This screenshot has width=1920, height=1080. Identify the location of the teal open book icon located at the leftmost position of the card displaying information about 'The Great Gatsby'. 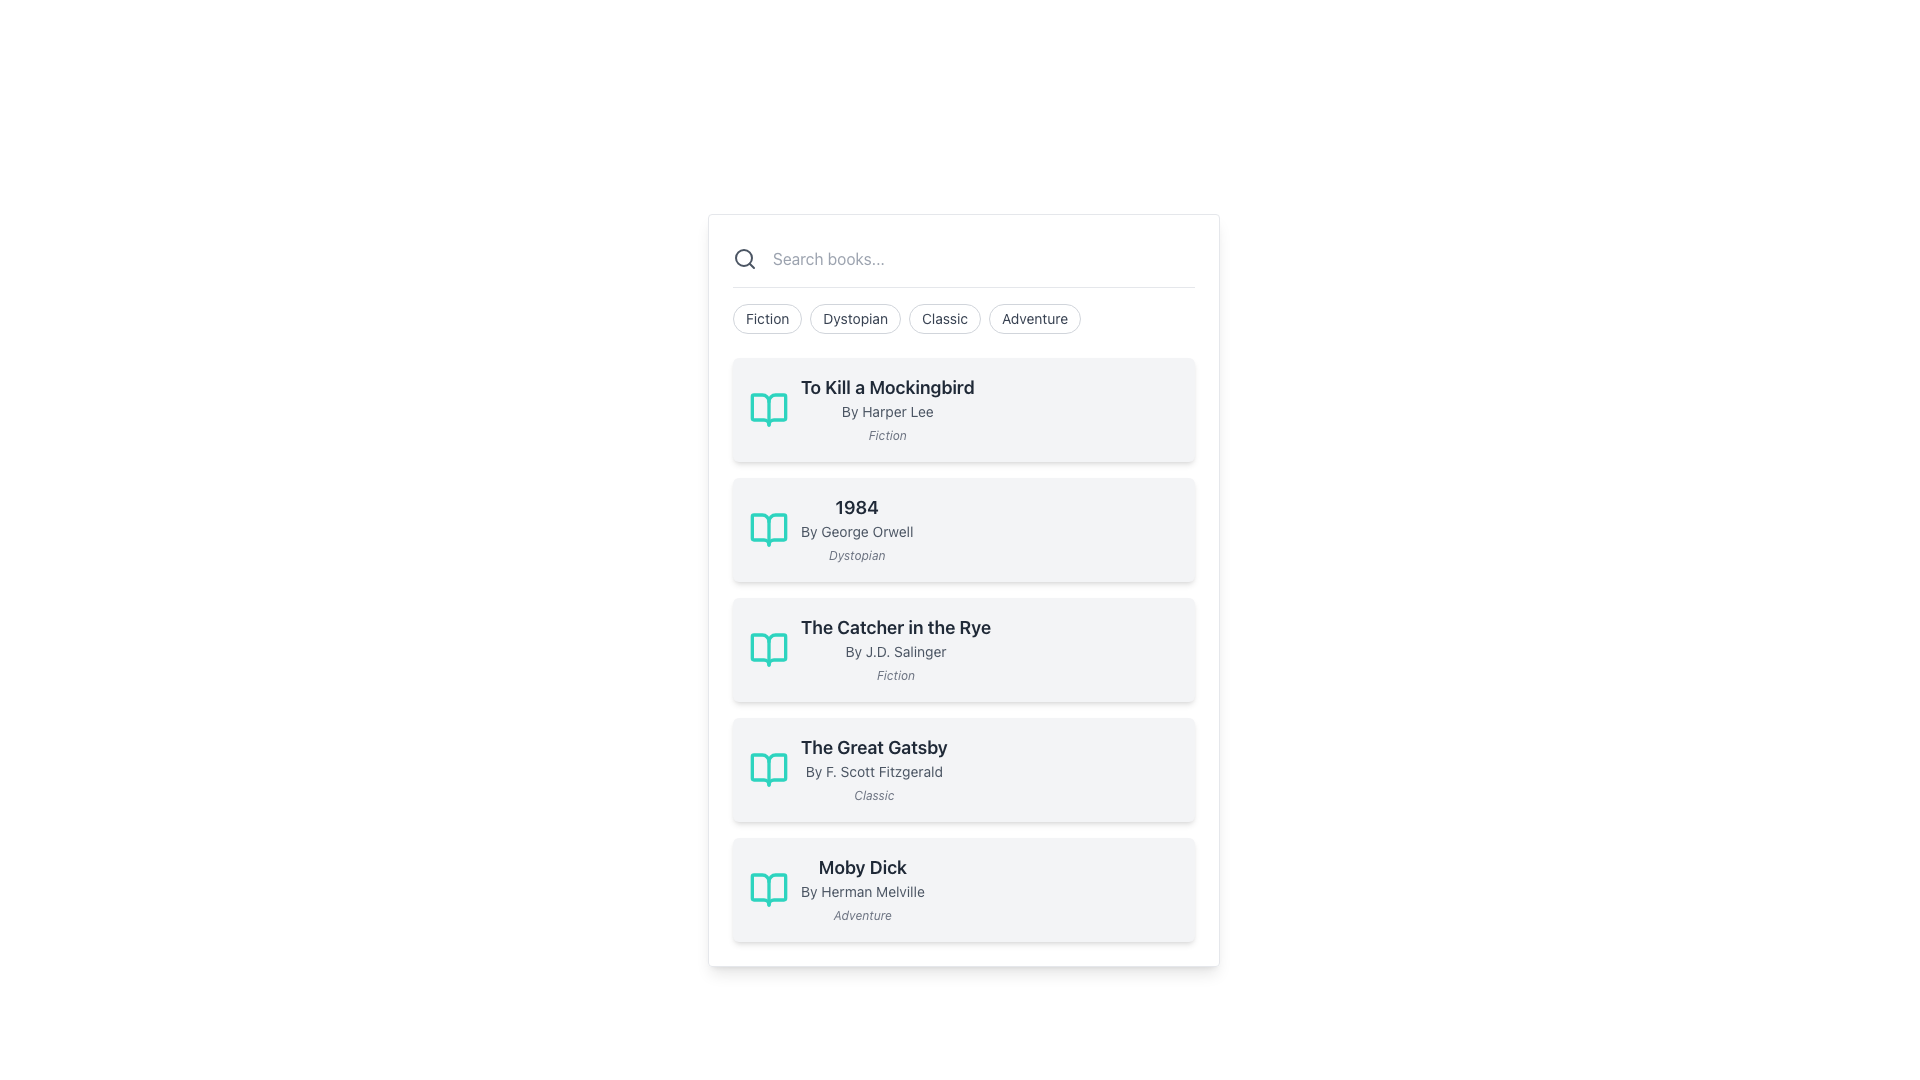
(767, 769).